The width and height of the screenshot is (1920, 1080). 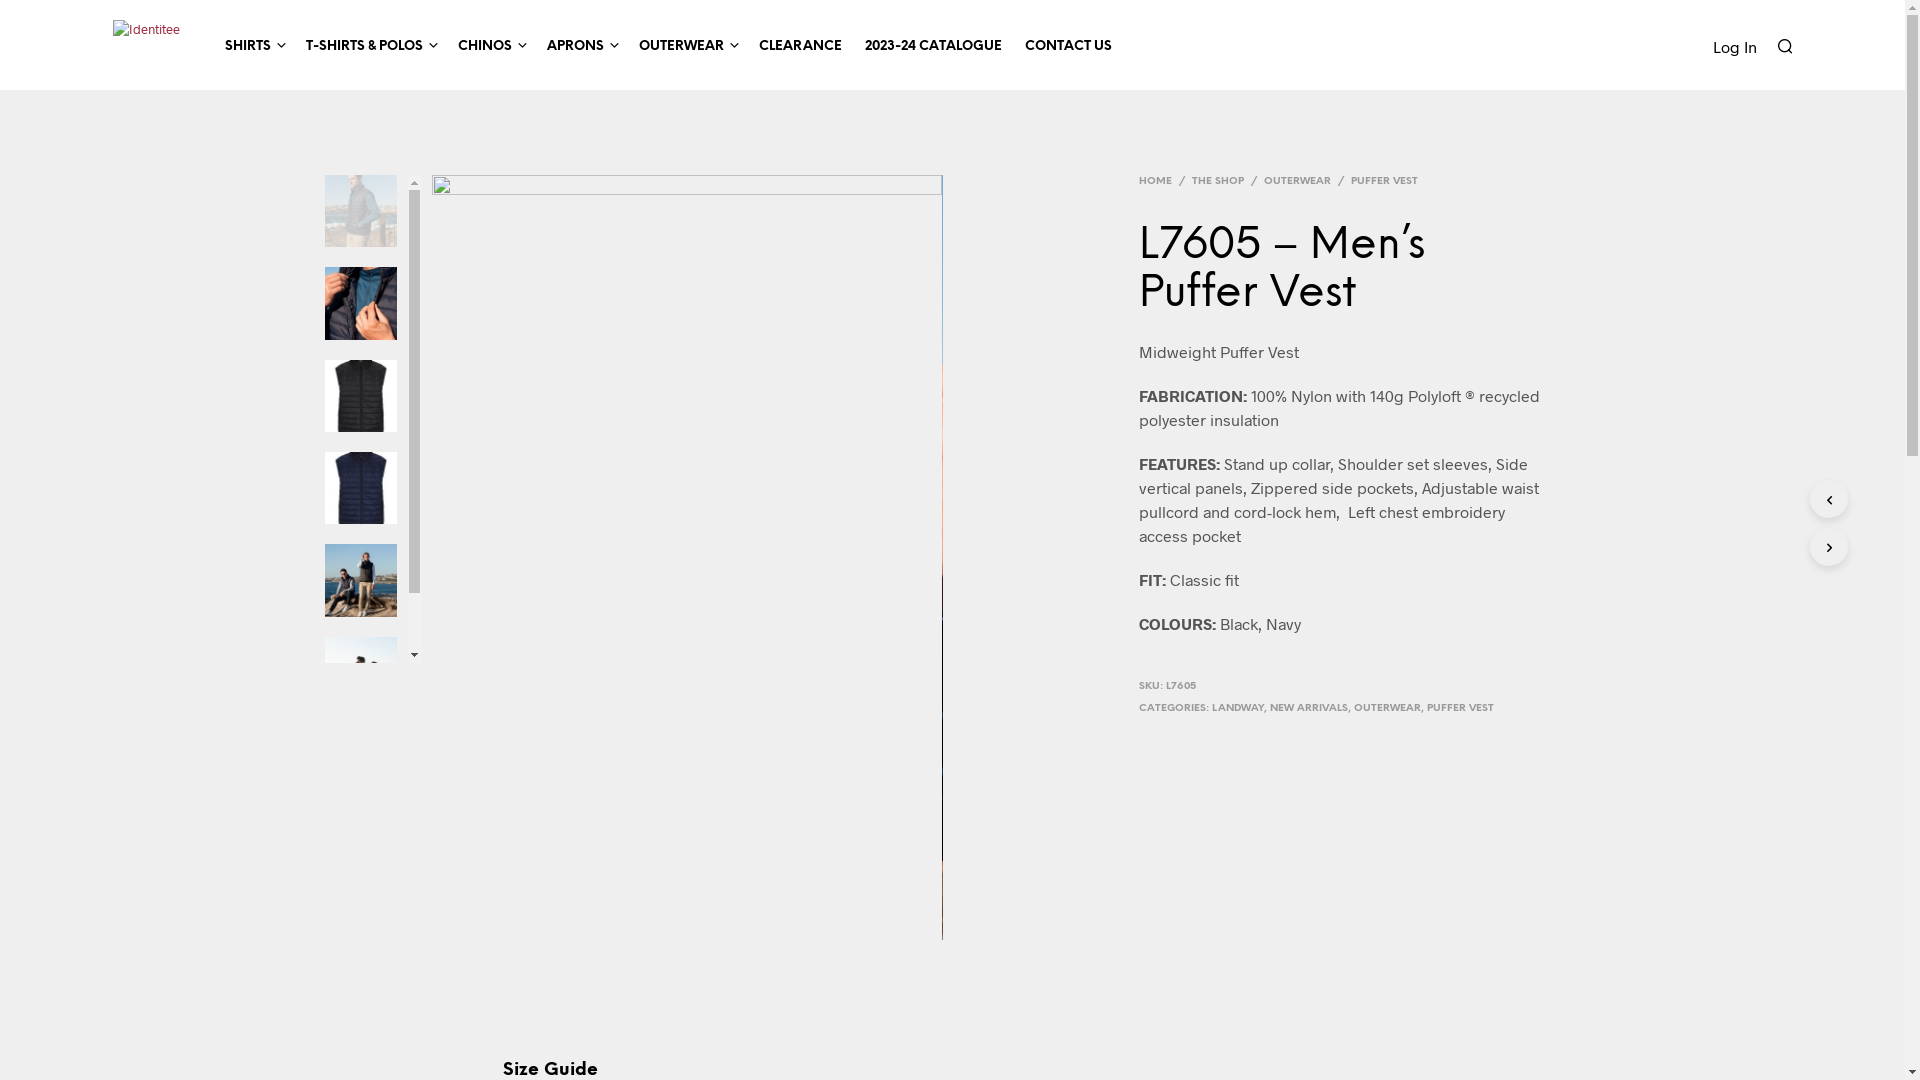 What do you see at coordinates (1297, 181) in the screenshot?
I see `'OUTERWEAR'` at bounding box center [1297, 181].